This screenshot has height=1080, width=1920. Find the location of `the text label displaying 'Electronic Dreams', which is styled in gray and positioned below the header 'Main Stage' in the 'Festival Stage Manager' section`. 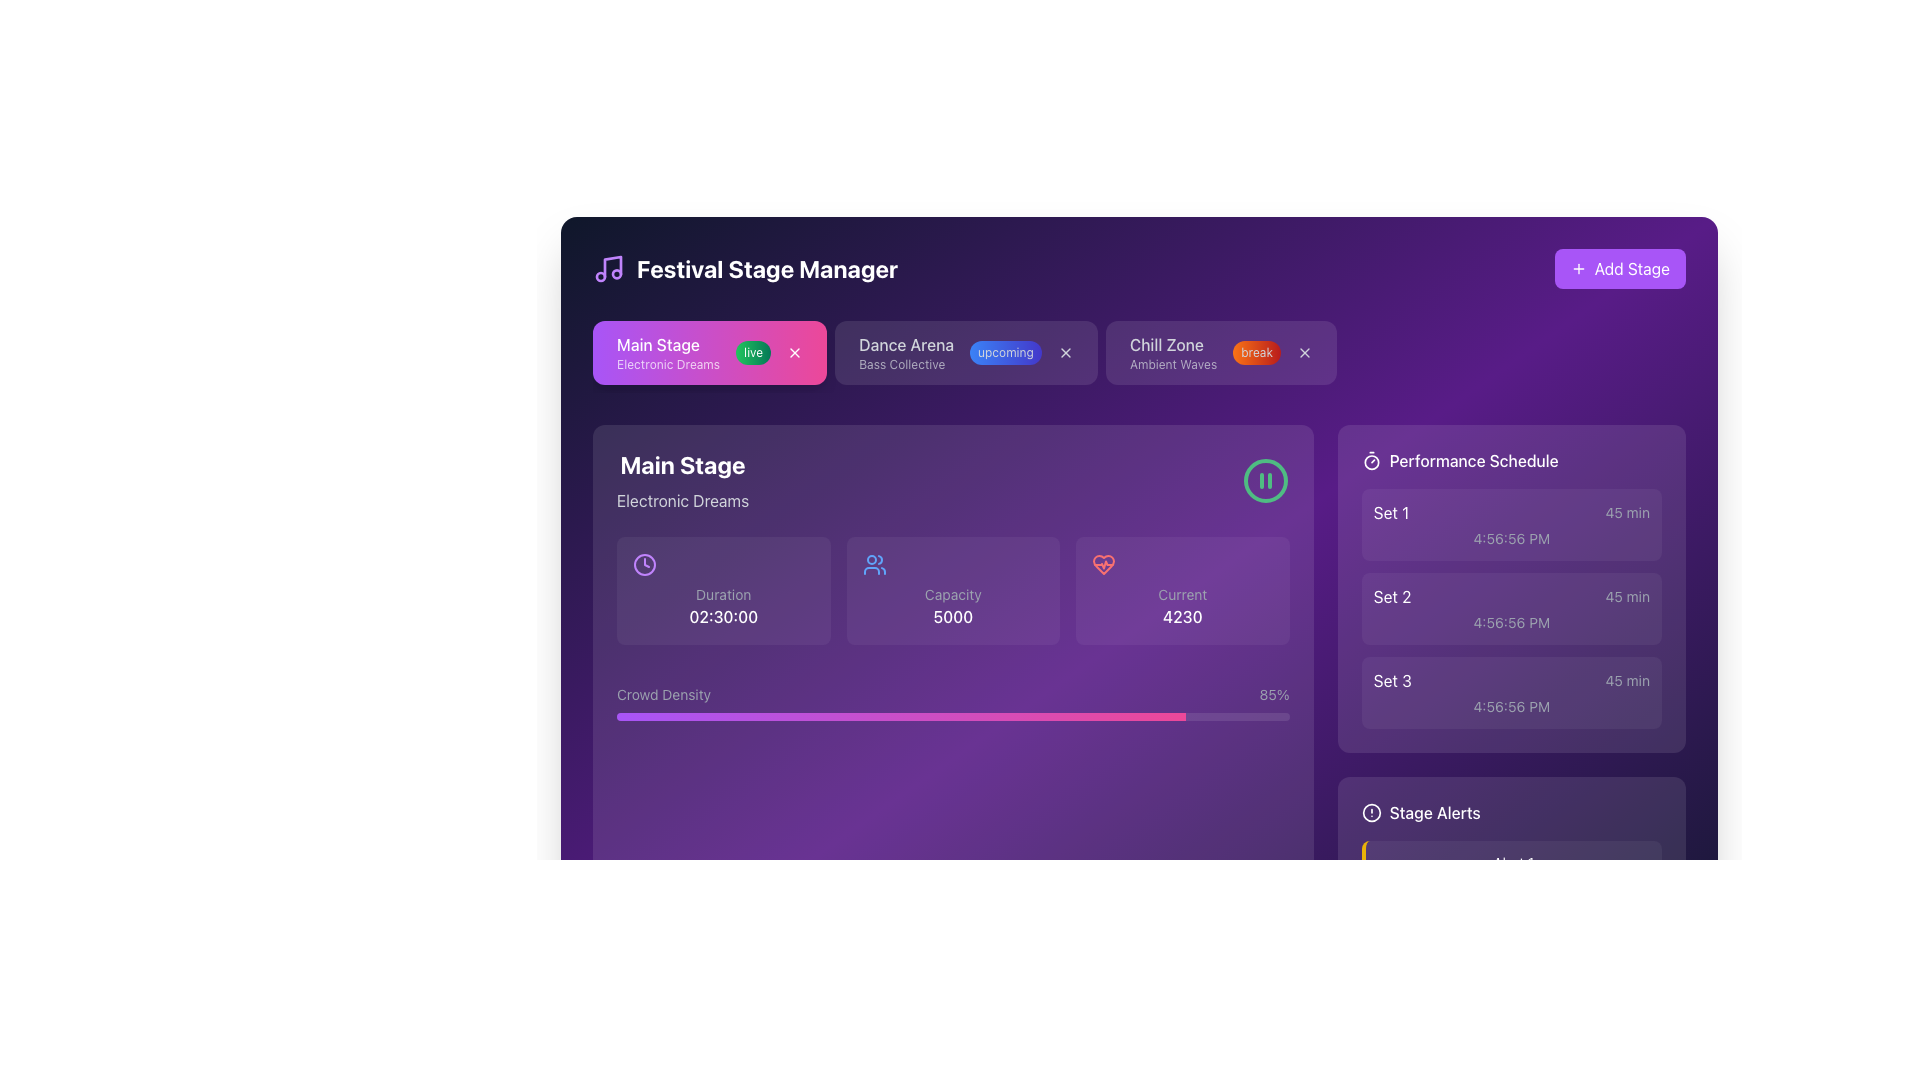

the text label displaying 'Electronic Dreams', which is styled in gray and positioned below the header 'Main Stage' in the 'Festival Stage Manager' section is located at coordinates (683, 500).